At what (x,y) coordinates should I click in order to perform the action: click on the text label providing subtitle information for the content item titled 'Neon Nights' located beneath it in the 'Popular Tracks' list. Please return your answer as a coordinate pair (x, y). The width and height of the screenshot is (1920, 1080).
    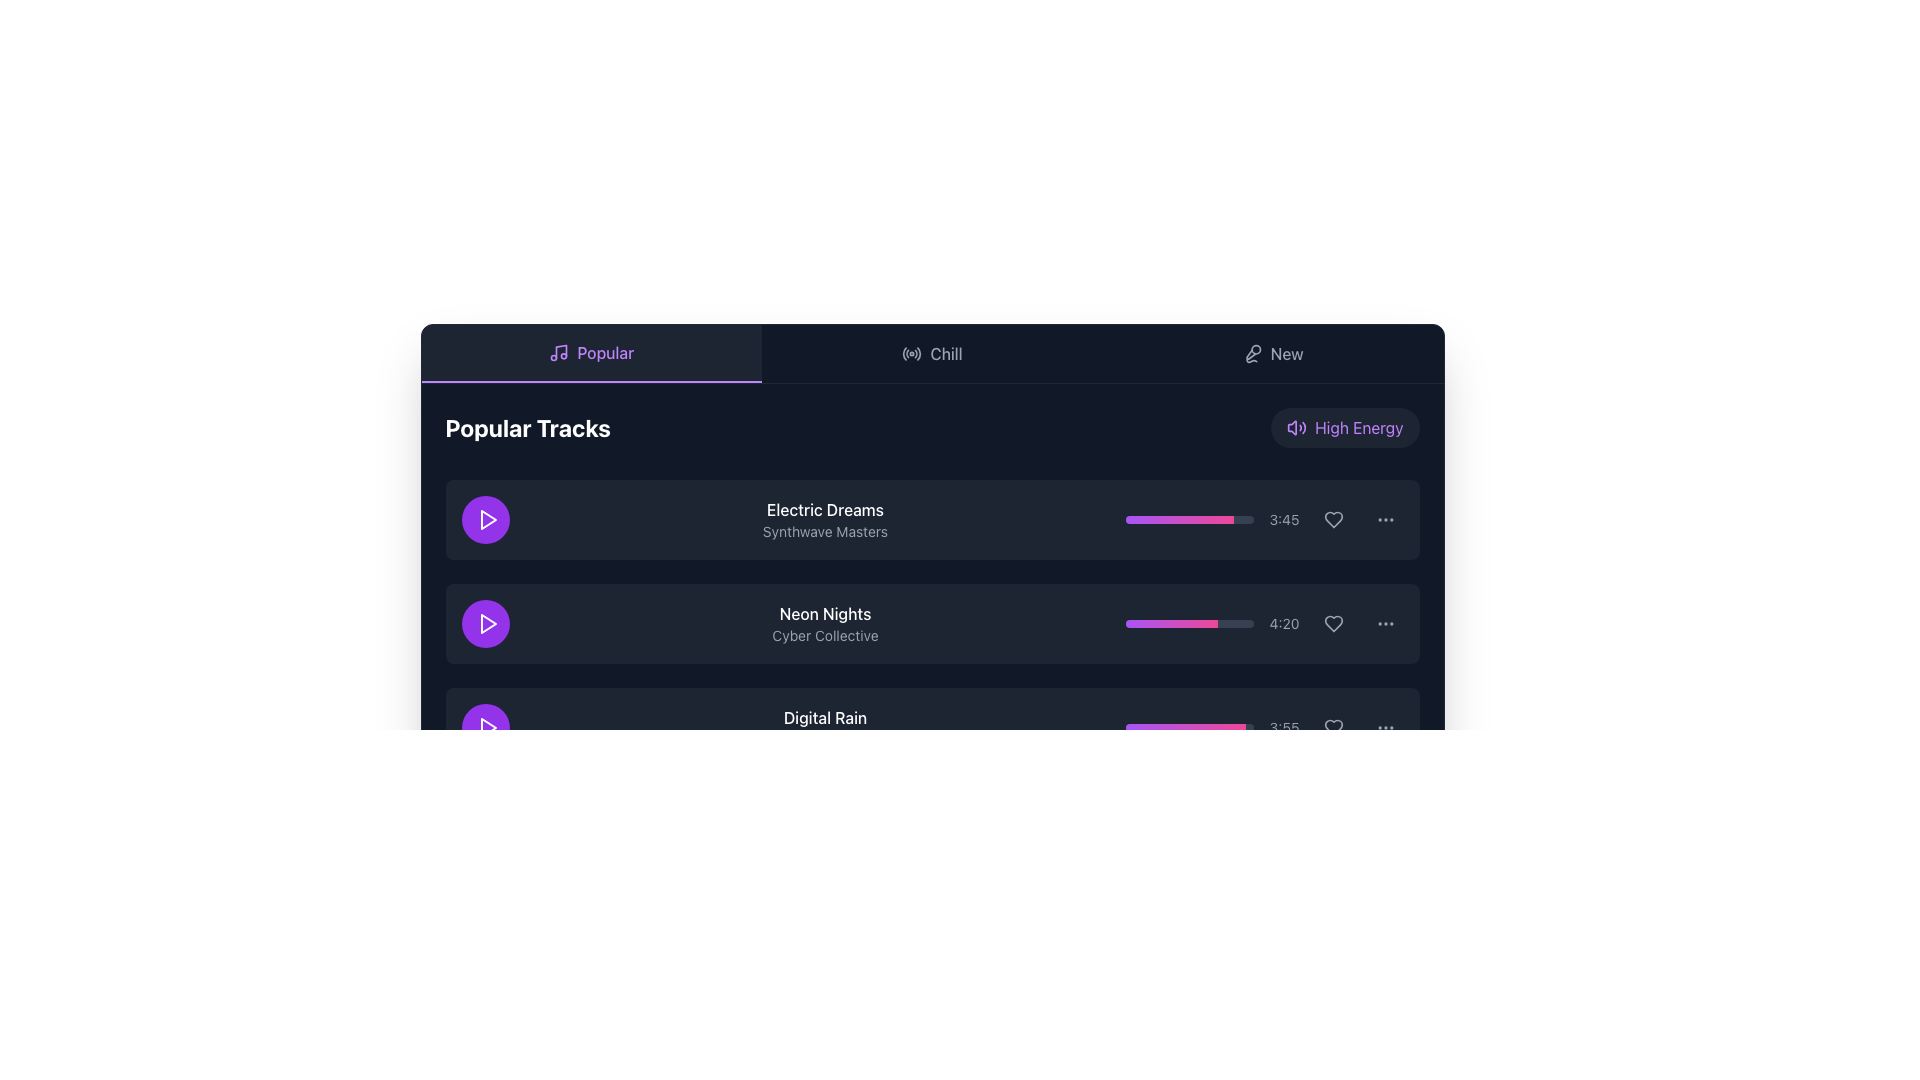
    Looking at the image, I should click on (825, 636).